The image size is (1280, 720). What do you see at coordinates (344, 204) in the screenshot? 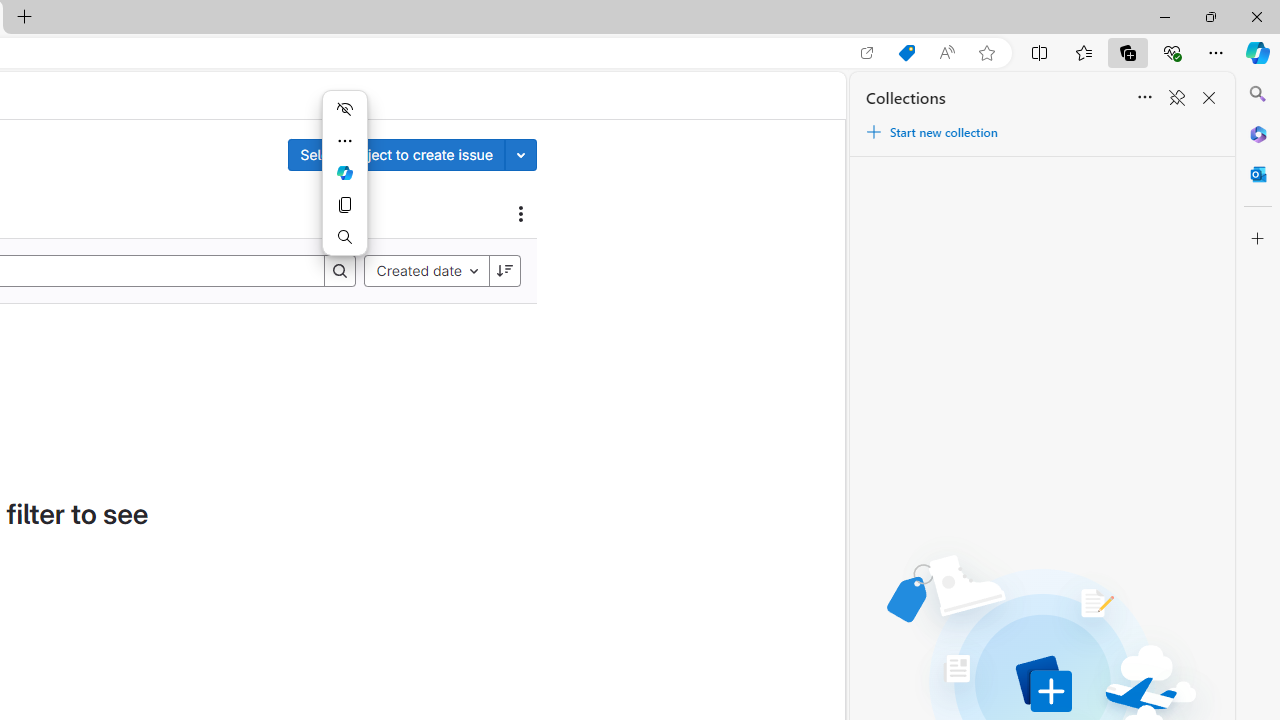
I see `'Copy'` at bounding box center [344, 204].